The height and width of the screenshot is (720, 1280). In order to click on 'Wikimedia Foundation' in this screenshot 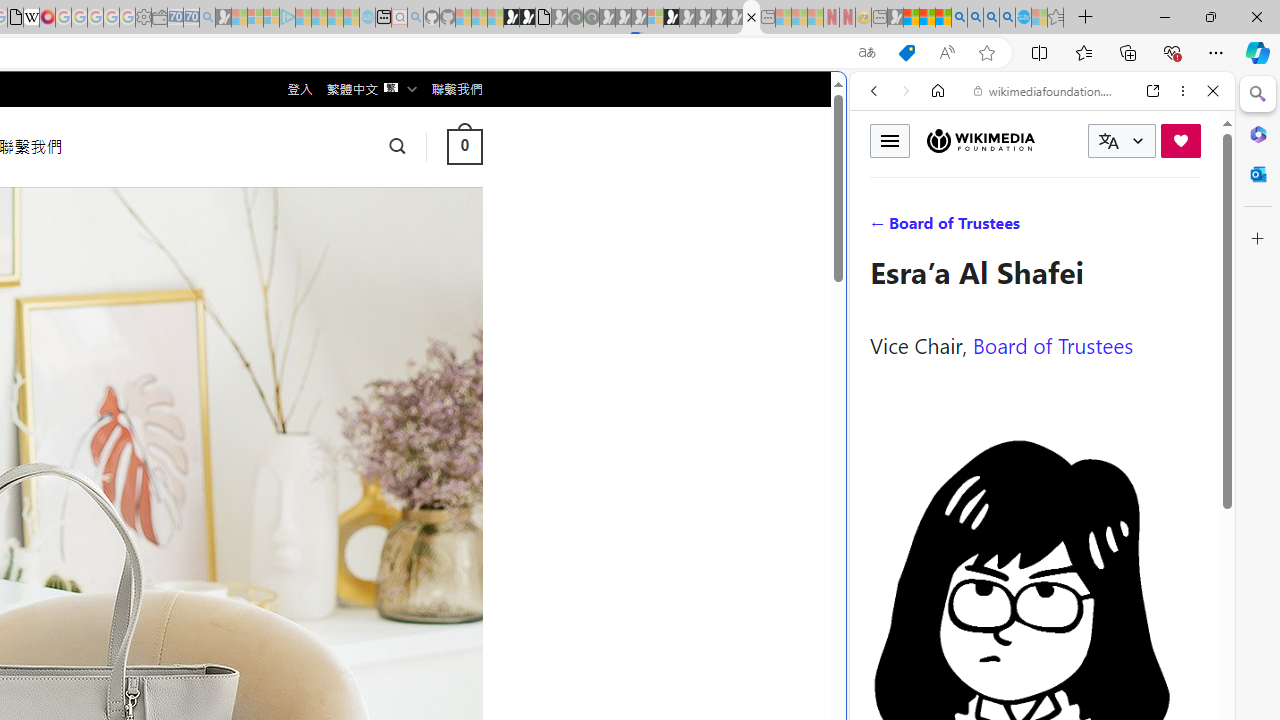, I will do `click(980, 140)`.